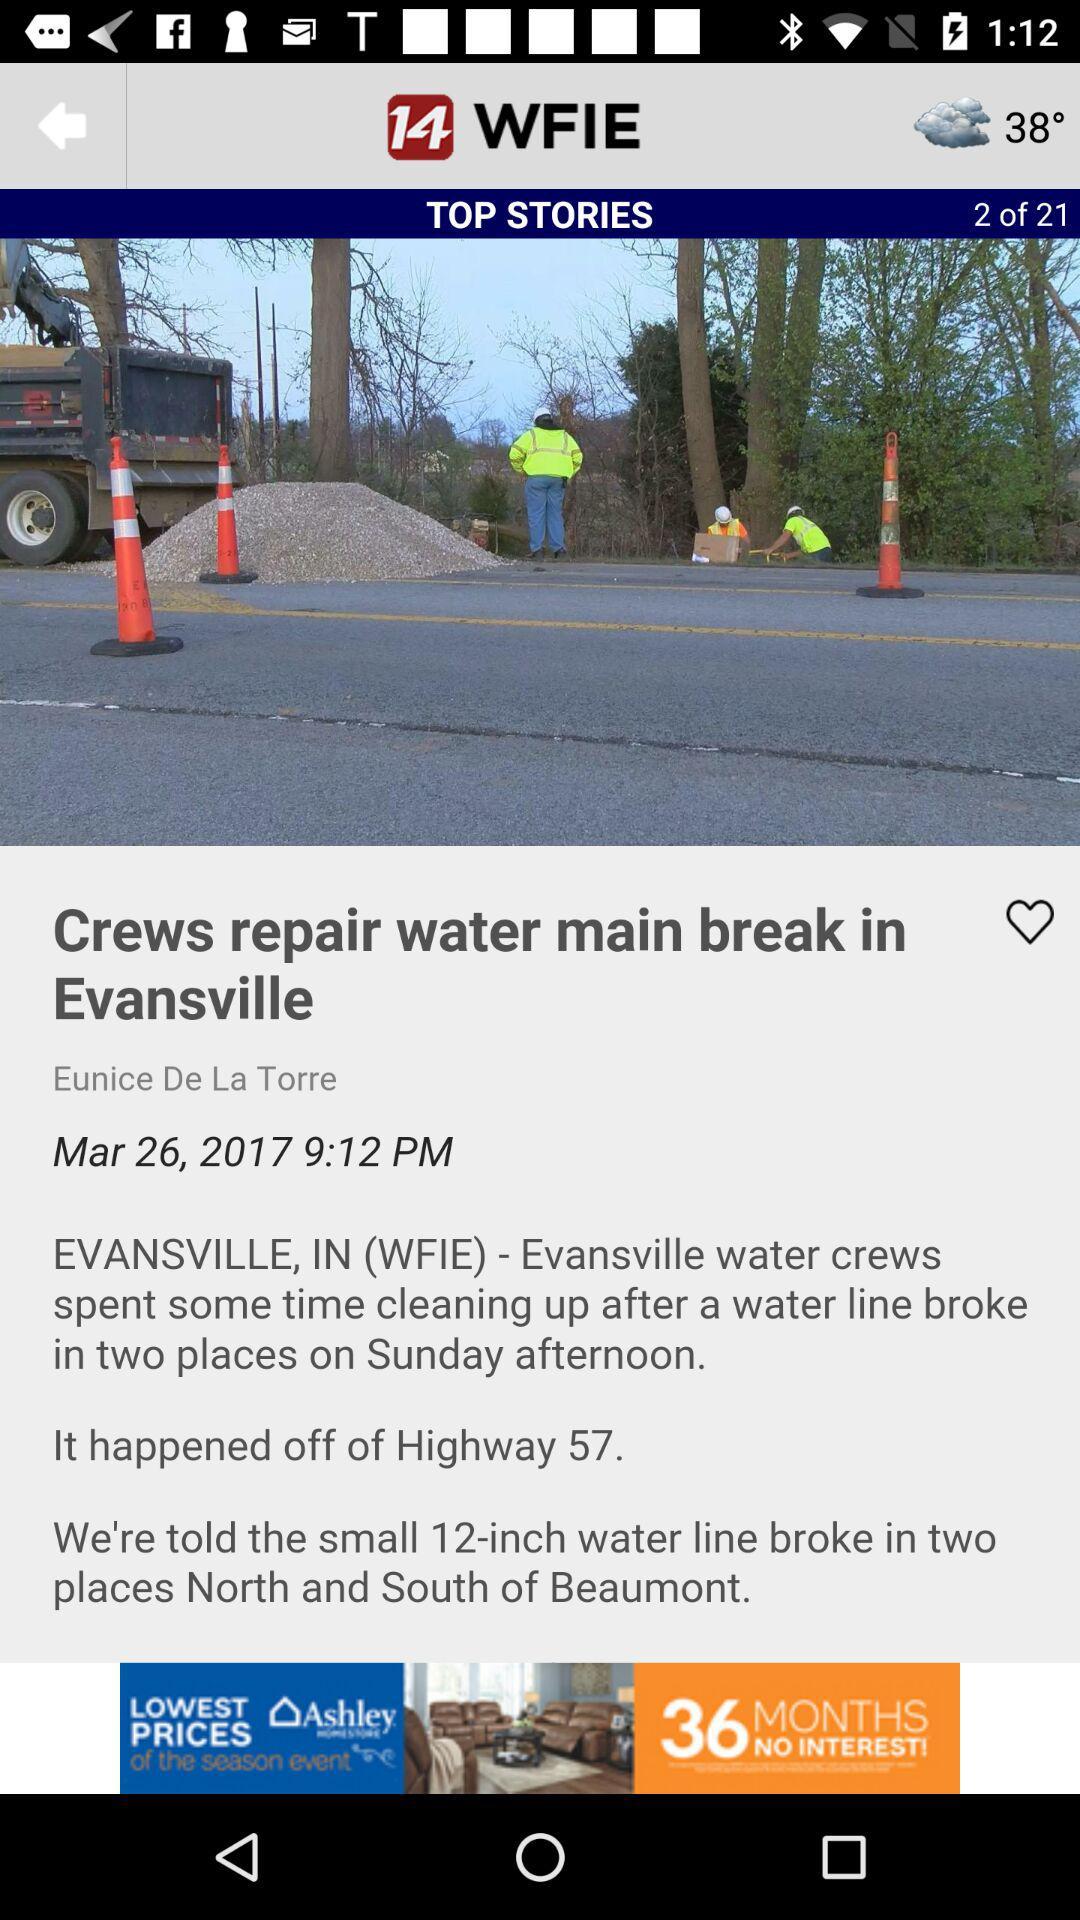  I want to click on the arrow_backward icon, so click(61, 124).